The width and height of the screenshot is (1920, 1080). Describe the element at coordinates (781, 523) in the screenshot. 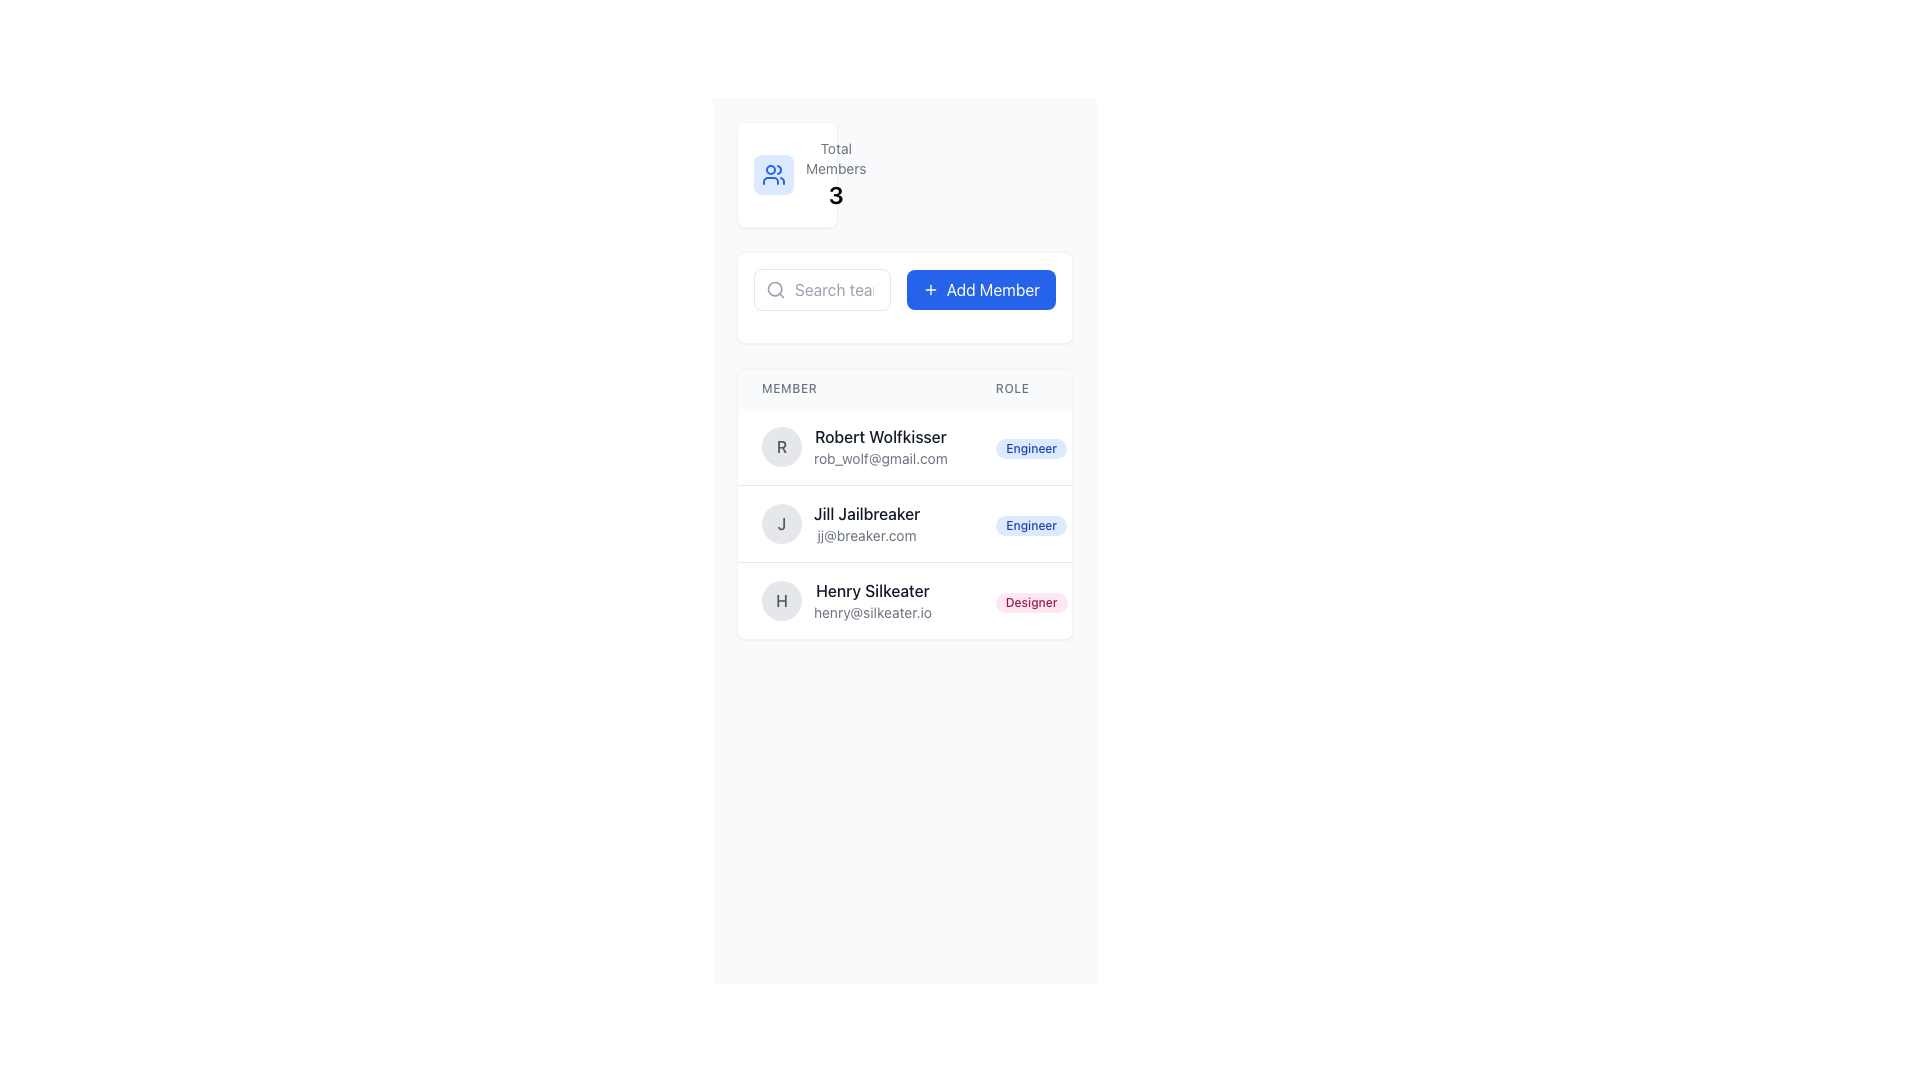

I see `the static text element styled as an initial avatar for the user 'Jill Jailbreaker' located in the second row of the member list` at that location.